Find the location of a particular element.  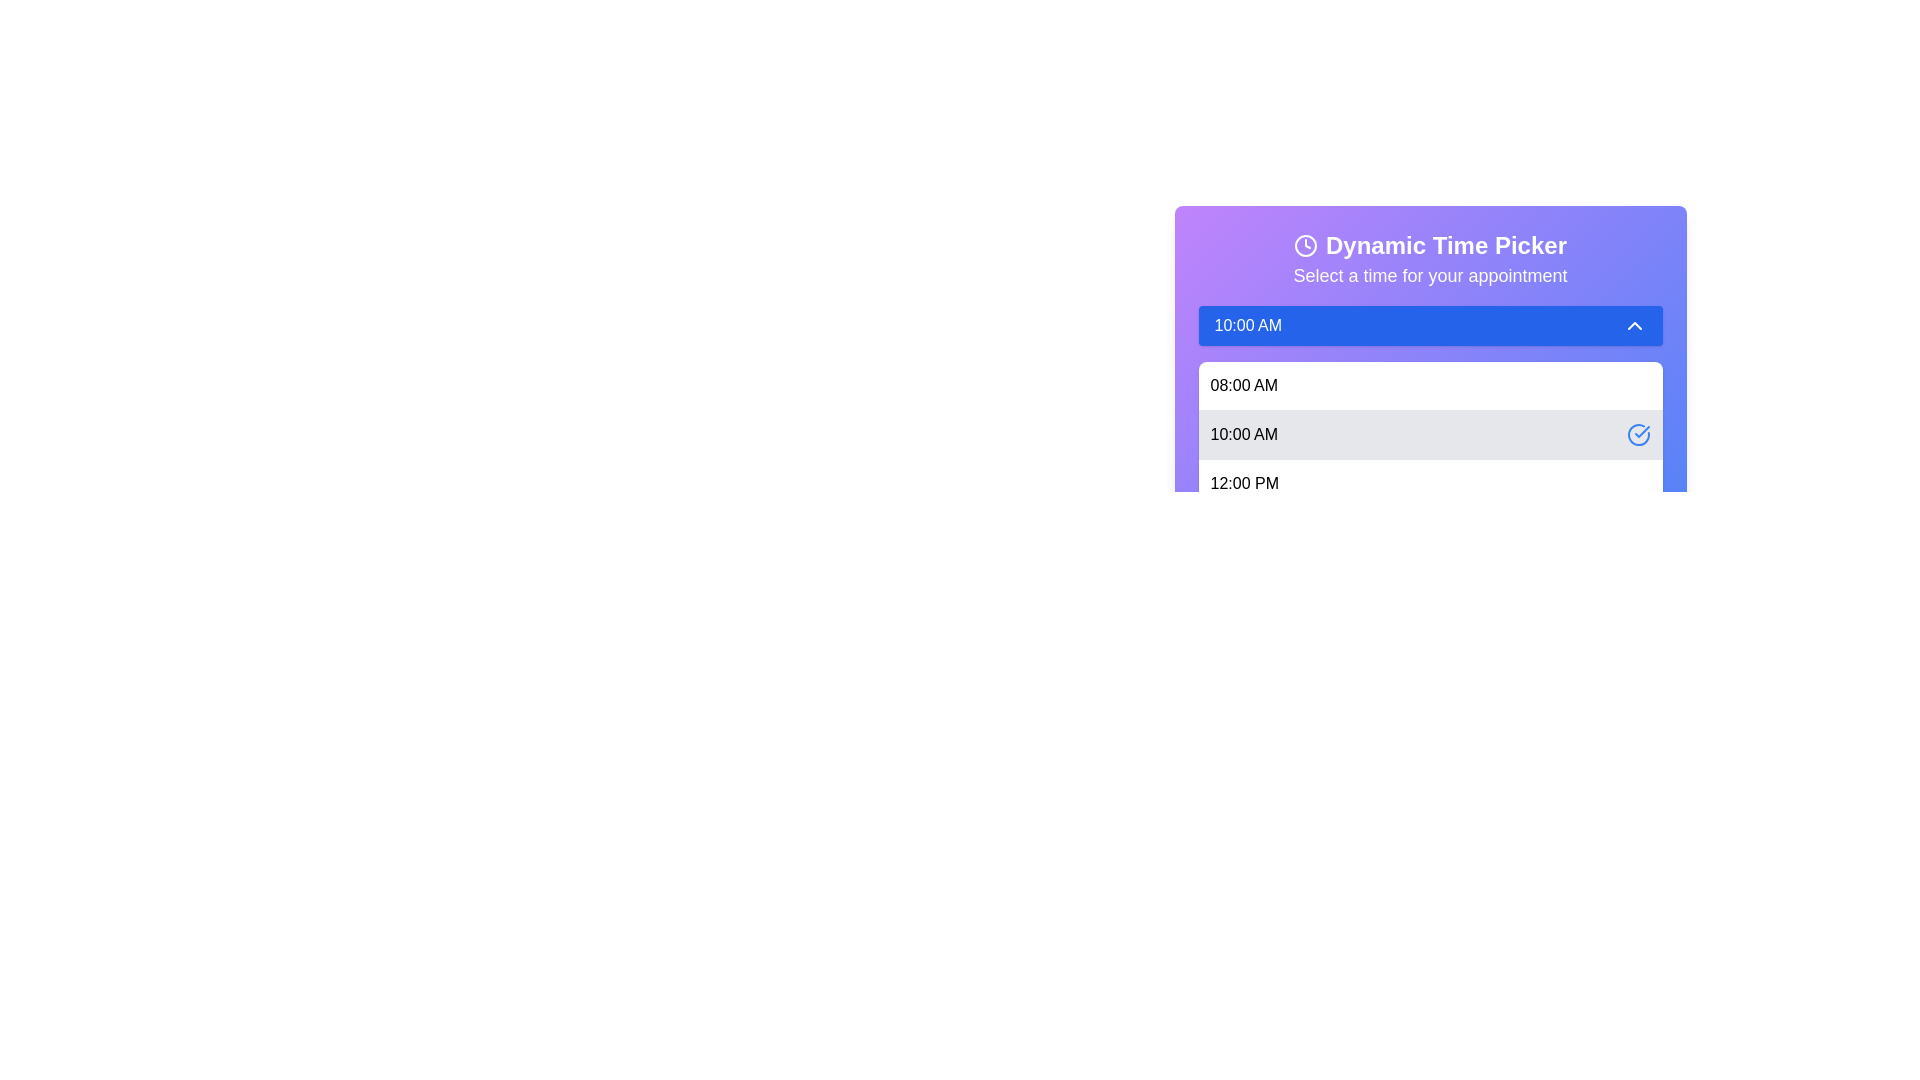

the upward-pointing chevron icon in white, located within a blue rectangular area is located at coordinates (1634, 325).